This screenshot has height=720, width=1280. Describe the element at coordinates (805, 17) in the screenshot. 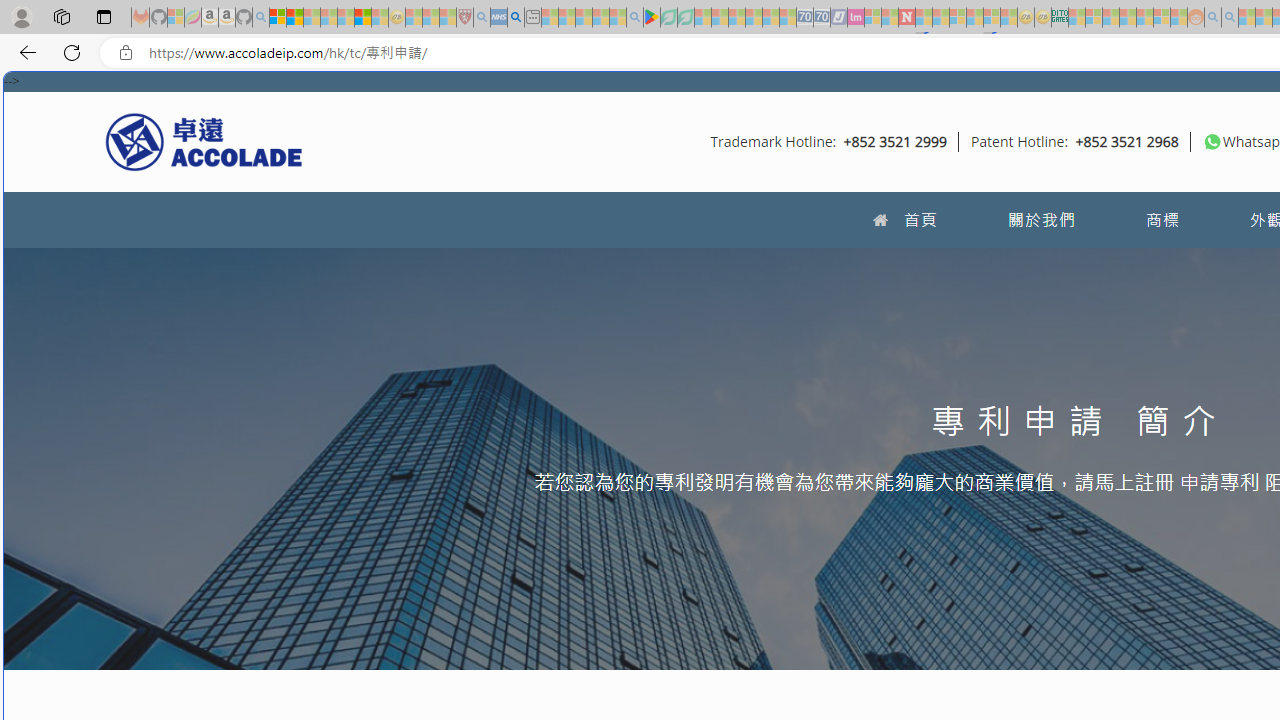

I see `'Cheap Car Rentals - Save70.com - Sleeping'` at that location.